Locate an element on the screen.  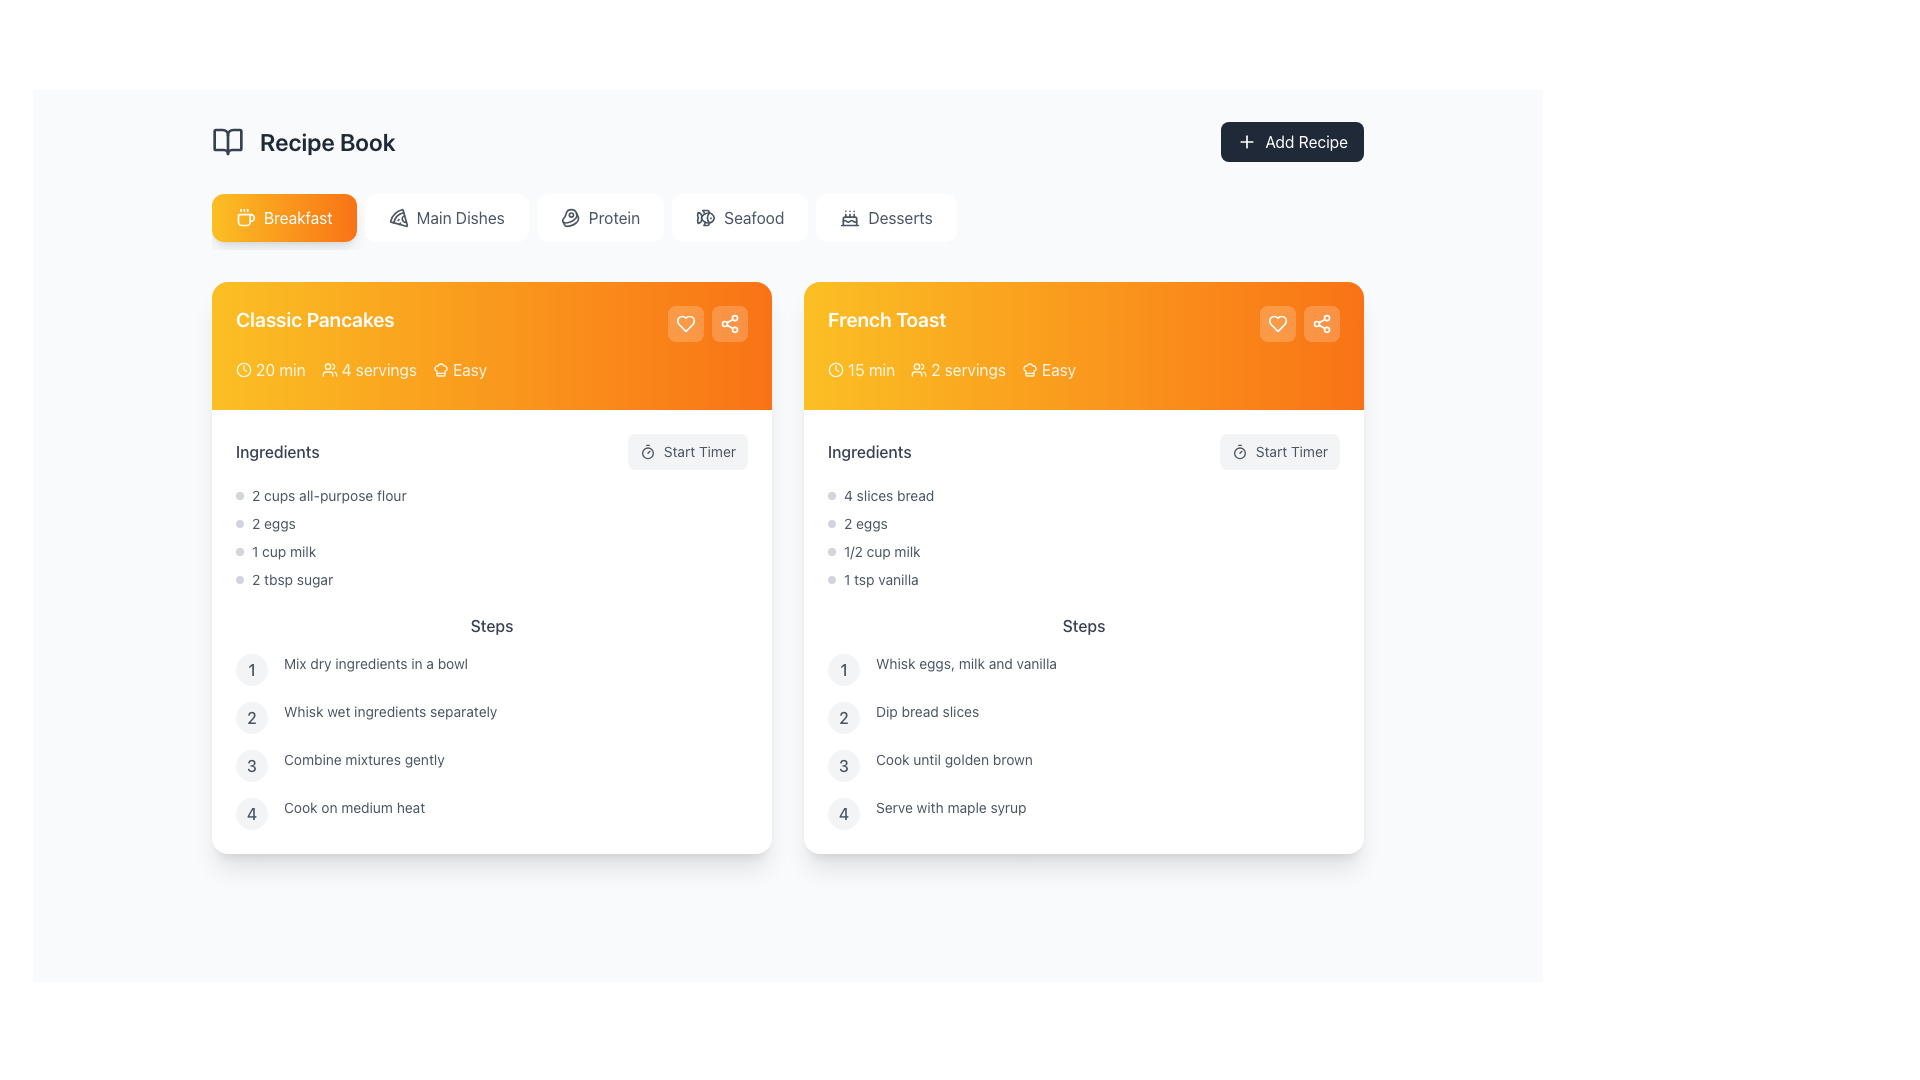
the second instructional step in the French Toast recipe card that instructs users to 'Dip bread slices' is located at coordinates (1083, 716).